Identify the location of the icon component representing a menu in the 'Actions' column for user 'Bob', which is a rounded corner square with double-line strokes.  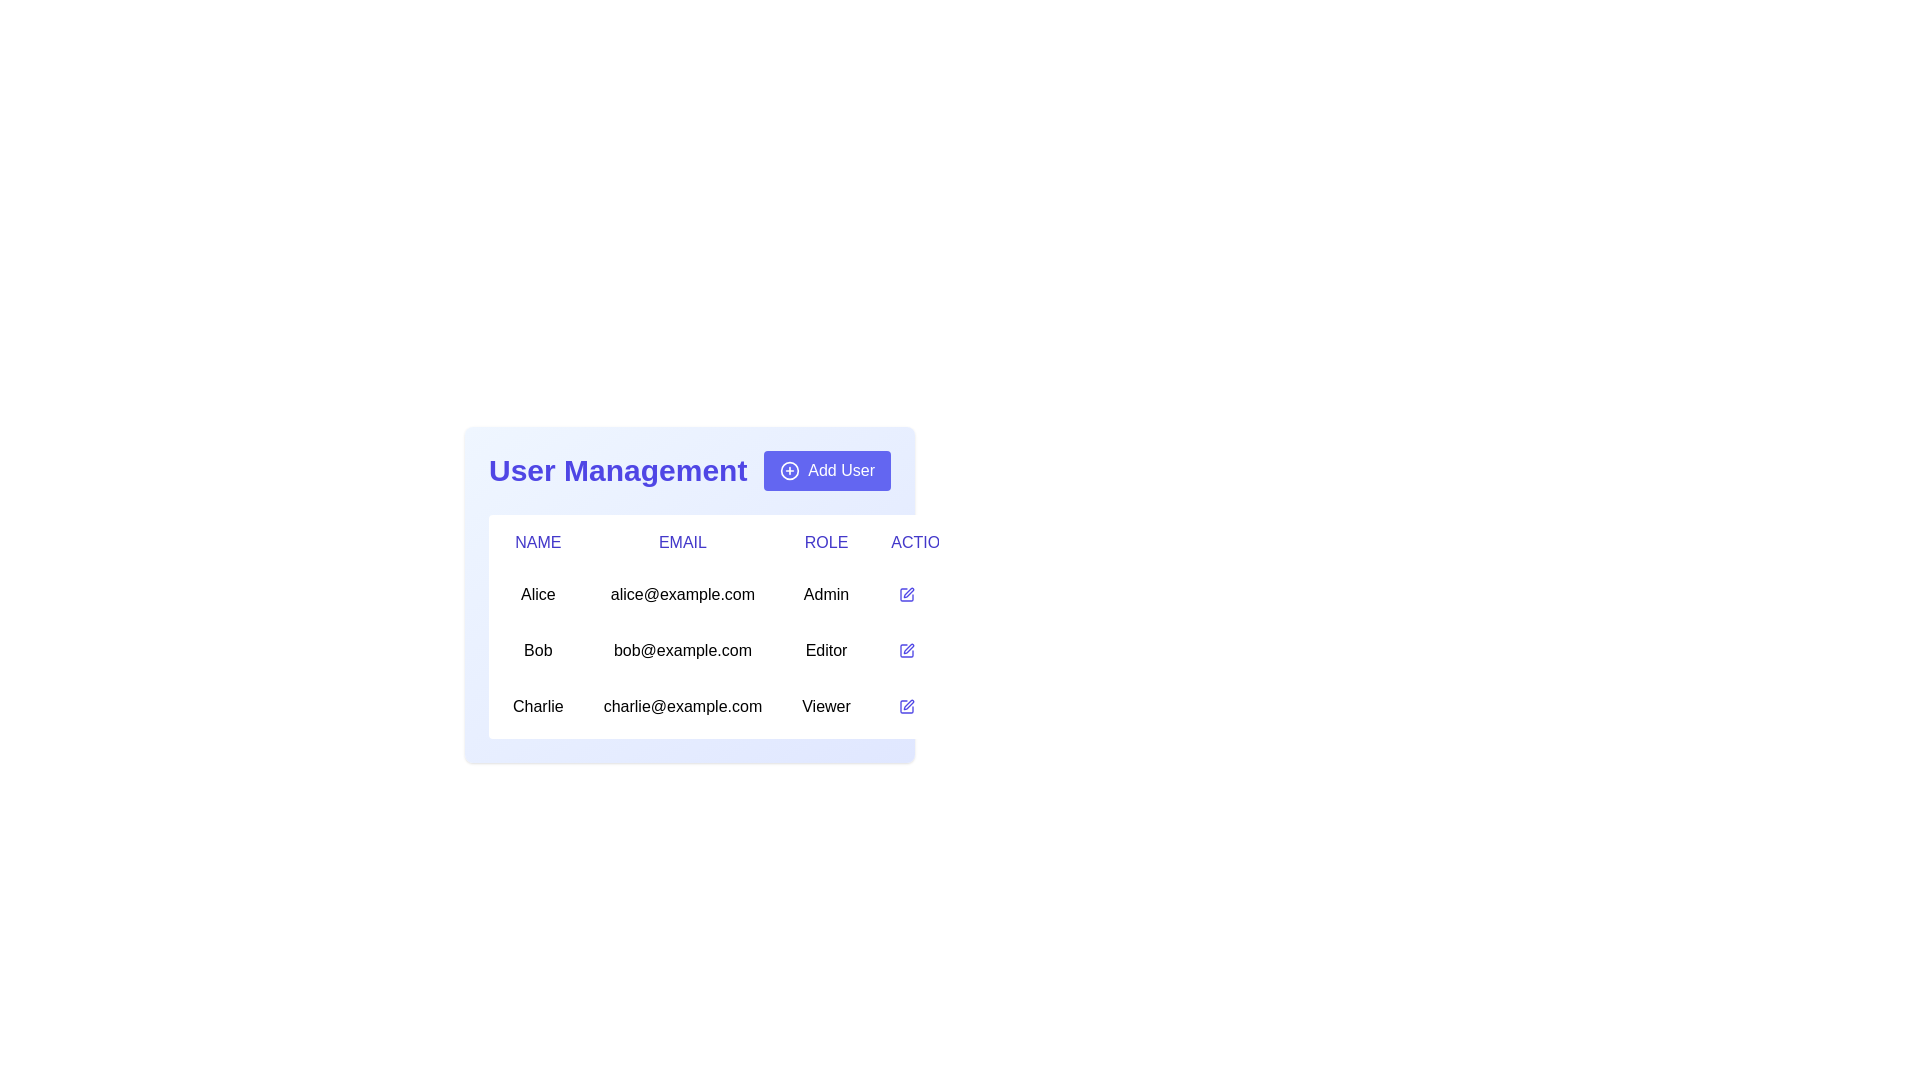
(905, 651).